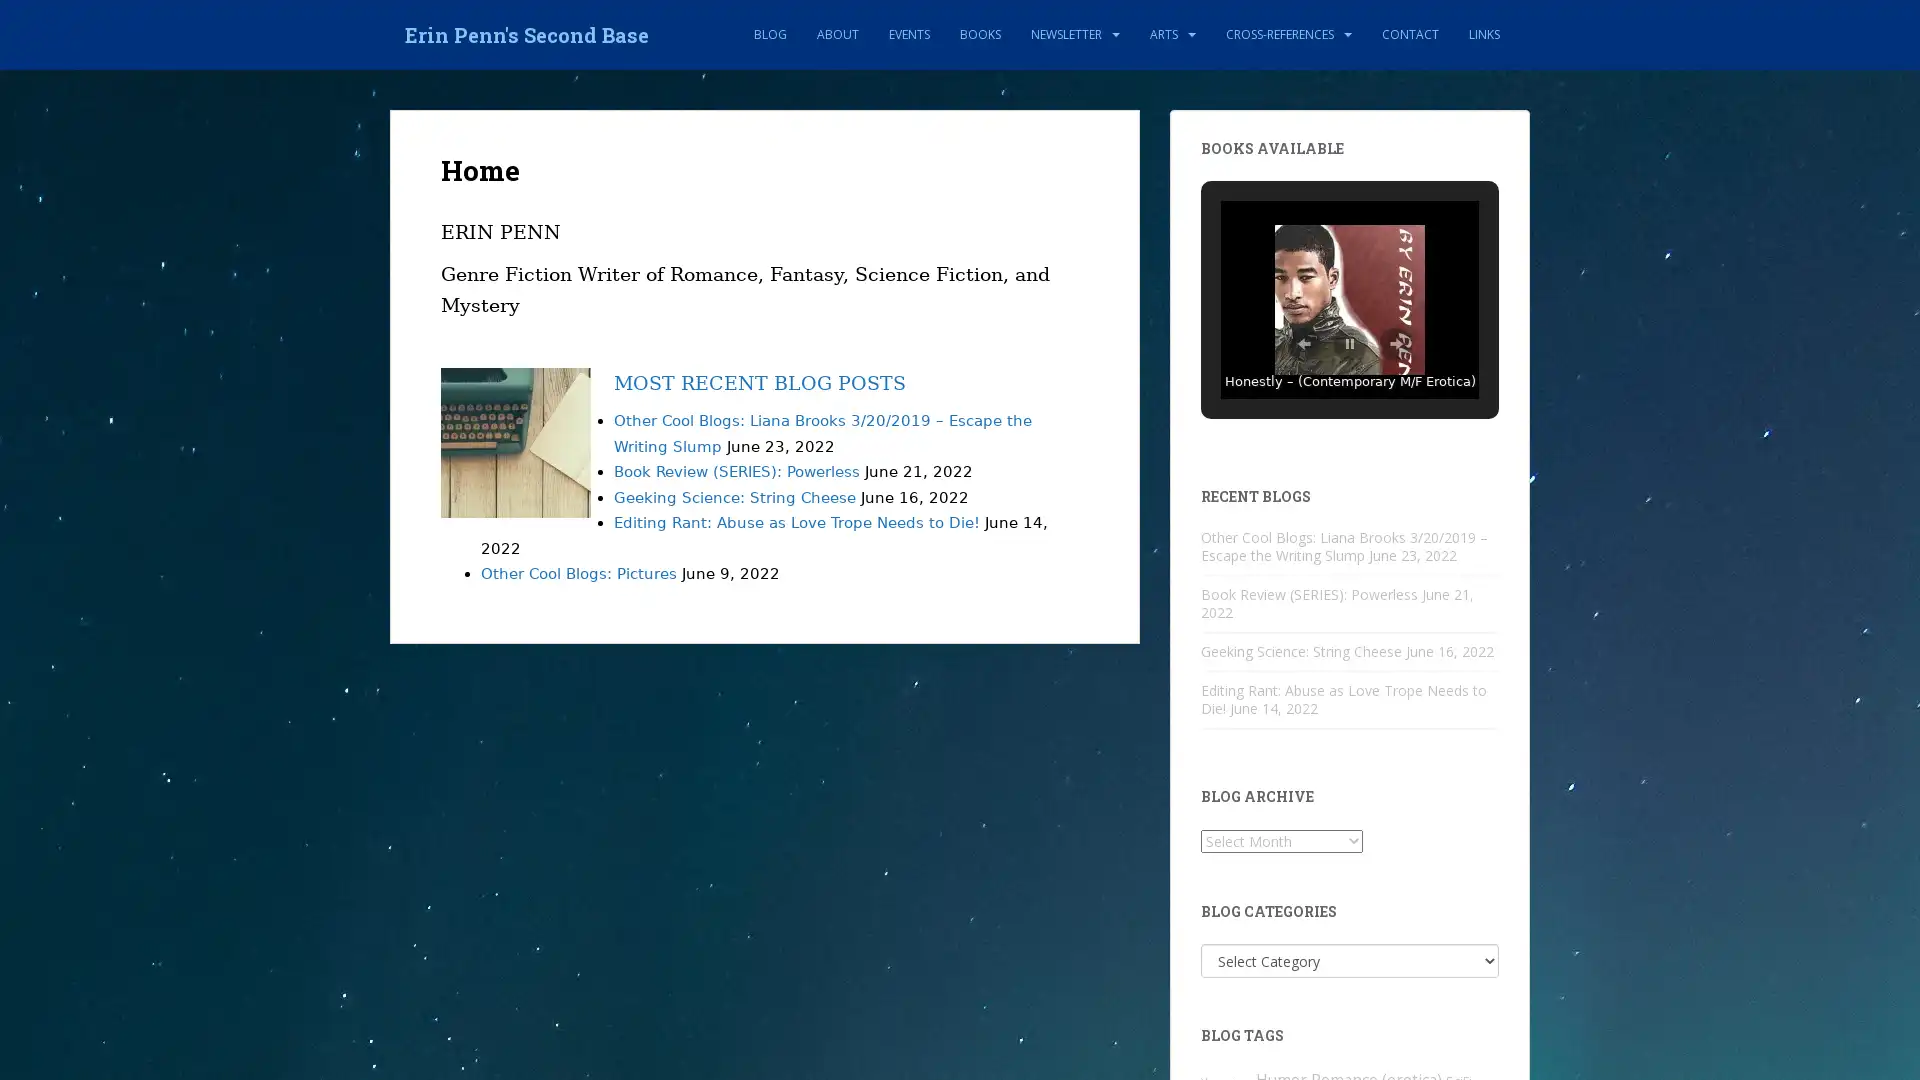 The image size is (1920, 1080). Describe the element at coordinates (1349, 342) in the screenshot. I see `Pause Slideshow` at that location.